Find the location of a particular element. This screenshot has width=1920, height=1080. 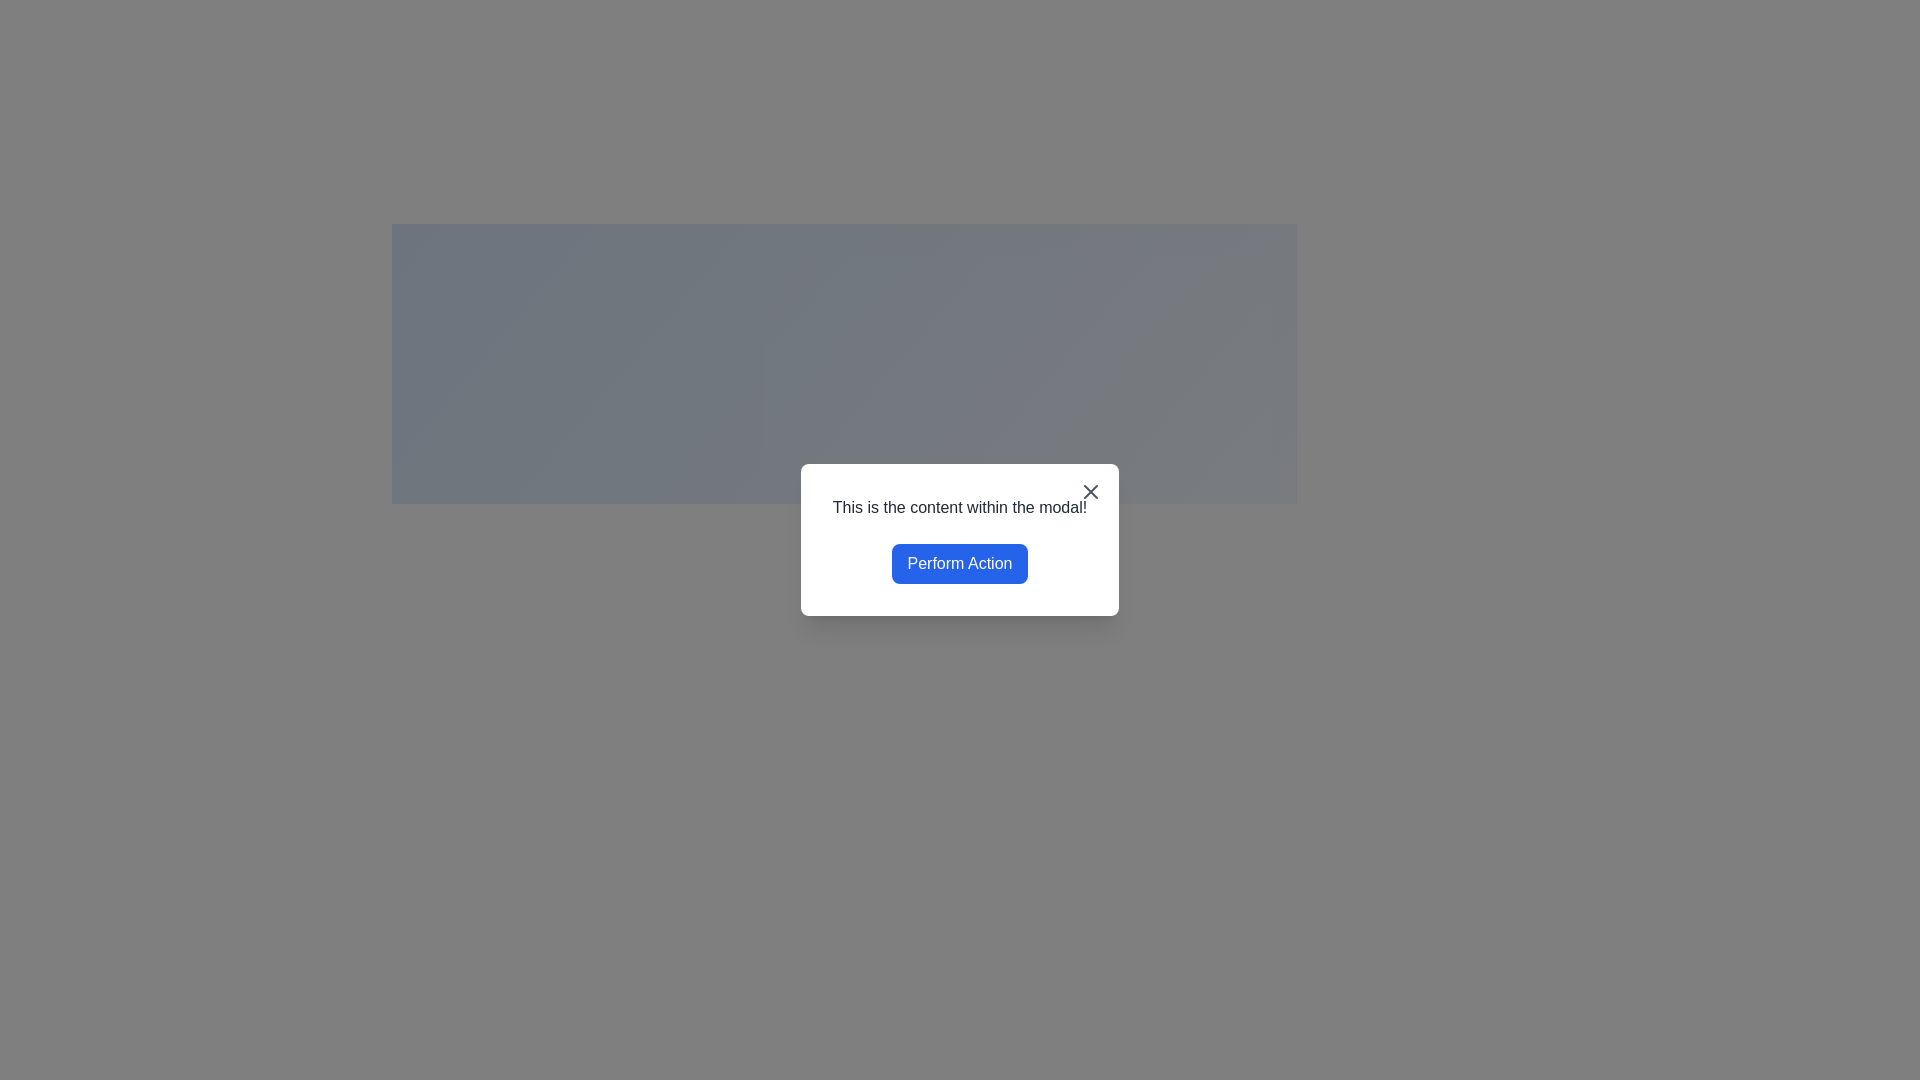

the blue rectangular button with rounded edges labeled 'Perform Action' located in the modal dialog box is located at coordinates (960, 563).